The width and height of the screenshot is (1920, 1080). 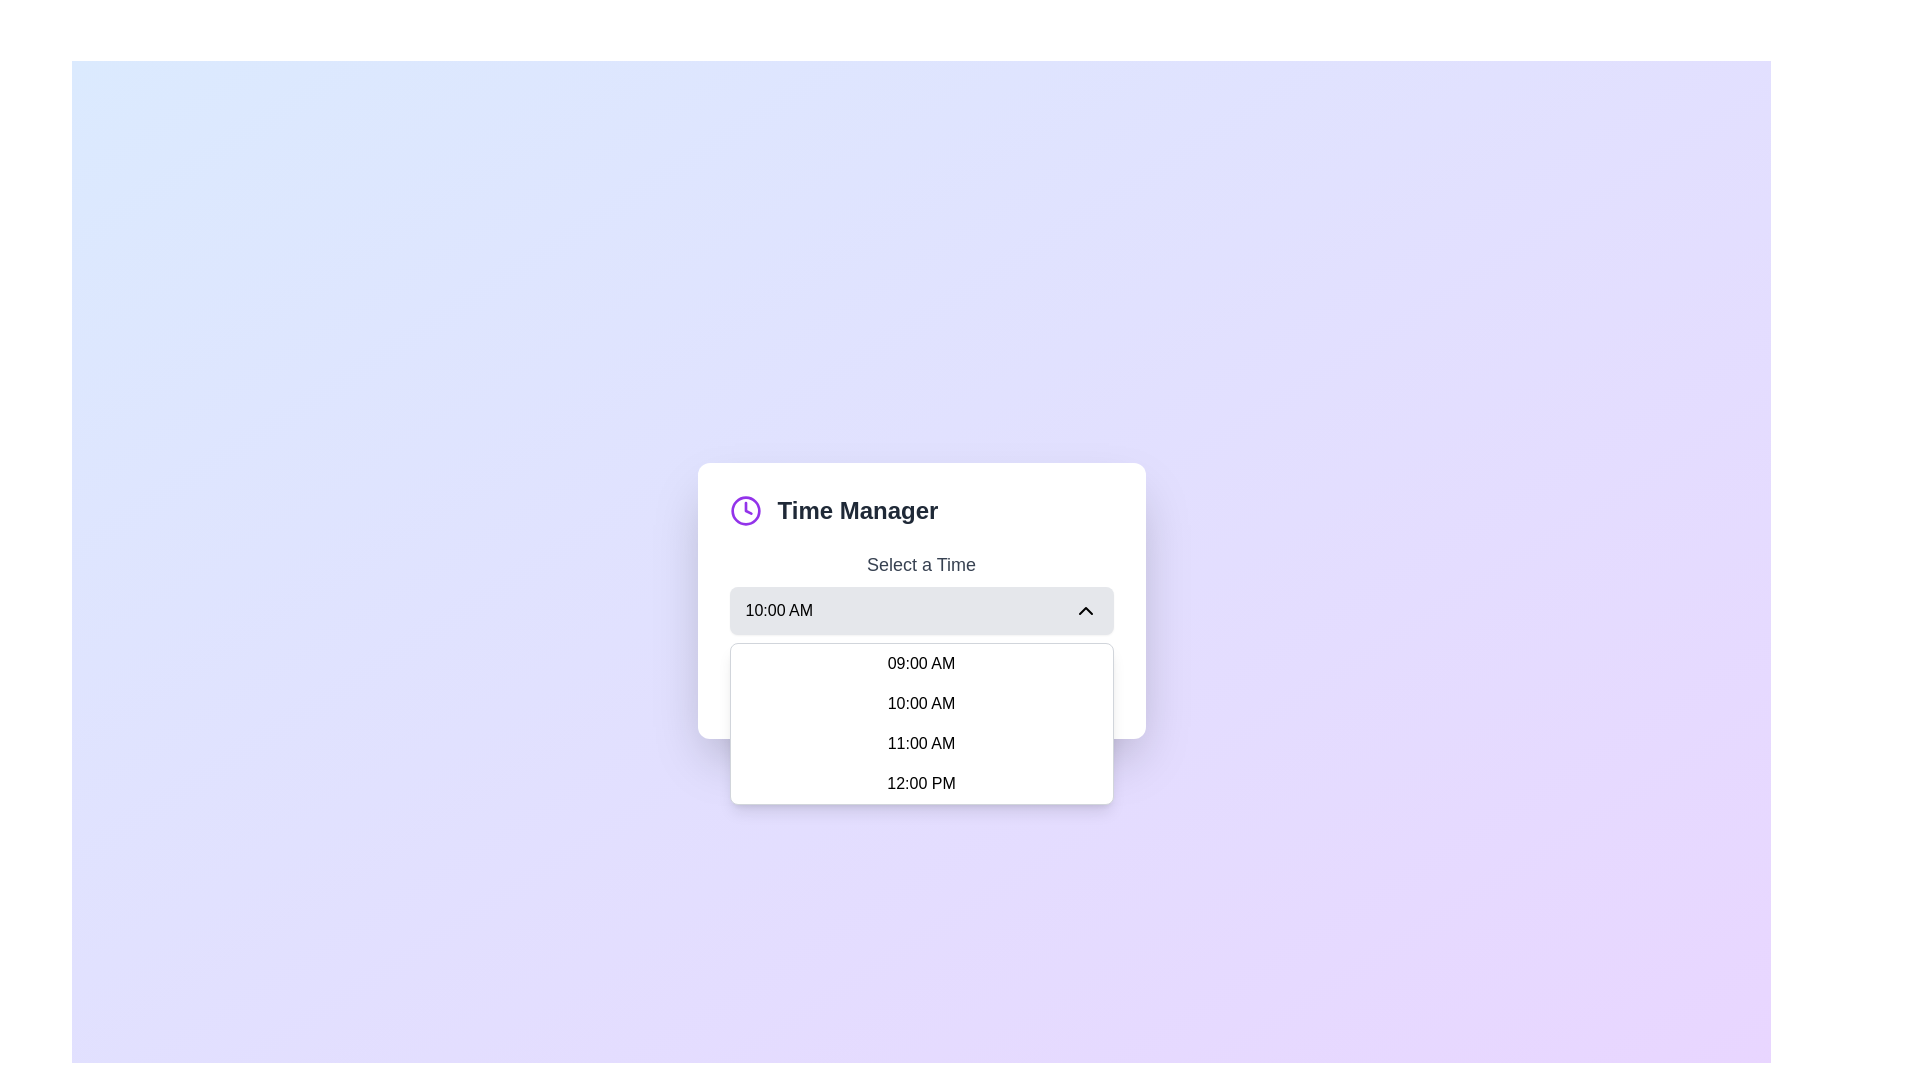 What do you see at coordinates (744, 509) in the screenshot?
I see `the circular border of the clock icon located in the top left of the dialog box, next to the 'Time Manager' title` at bounding box center [744, 509].